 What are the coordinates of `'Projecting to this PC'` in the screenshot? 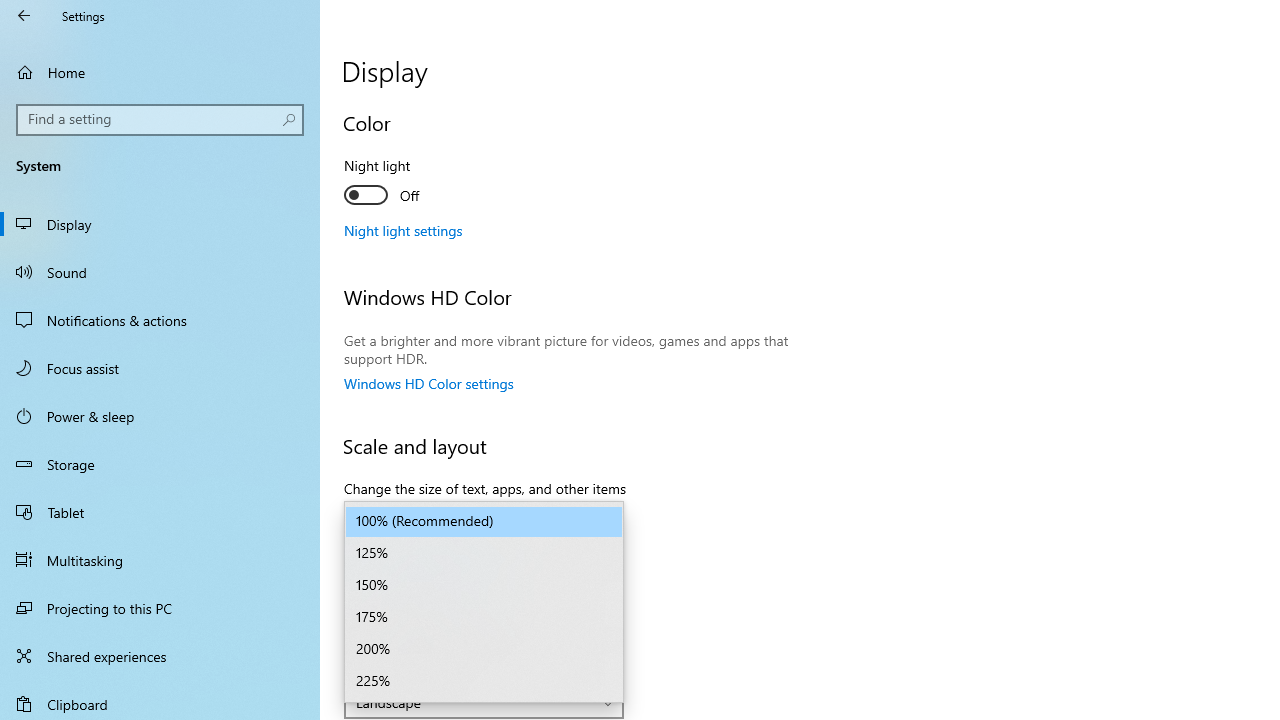 It's located at (160, 607).